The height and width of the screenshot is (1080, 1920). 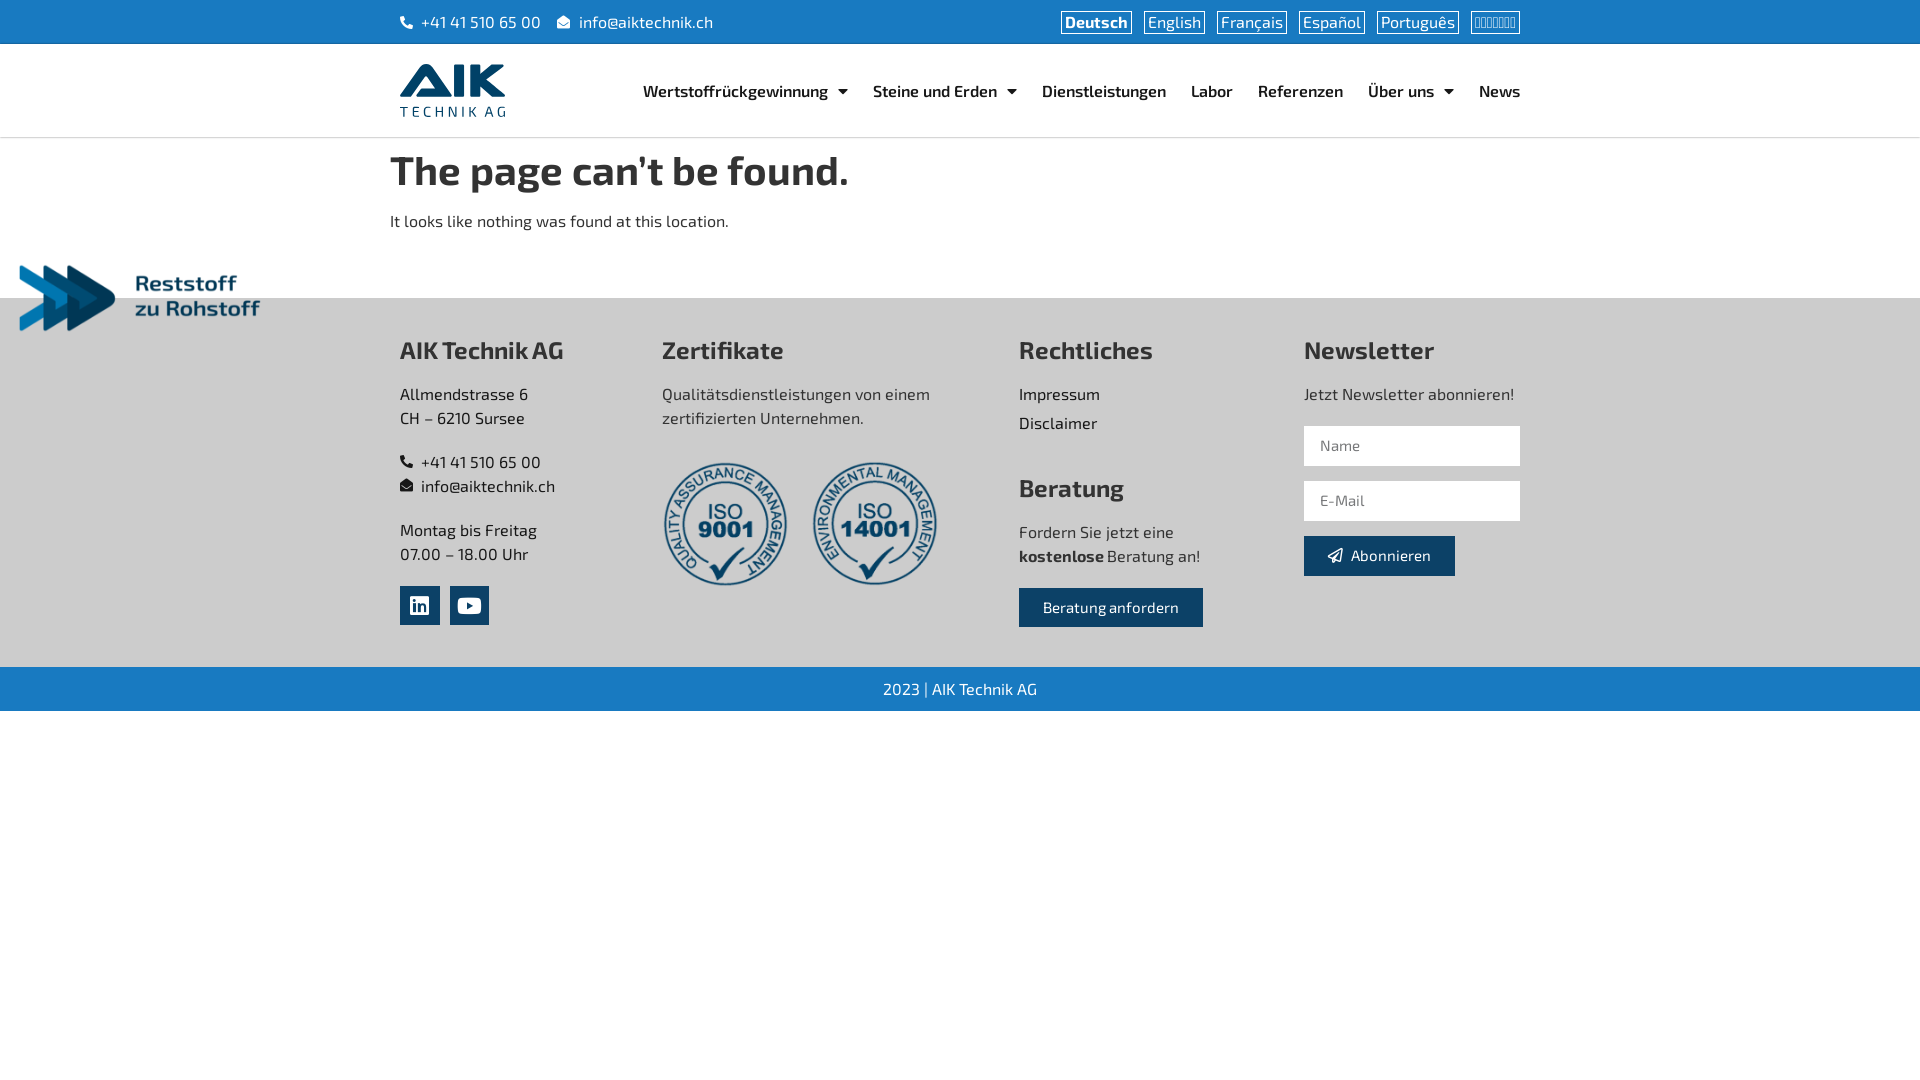 I want to click on 'Beratung anfordern', so click(x=1109, y=606).